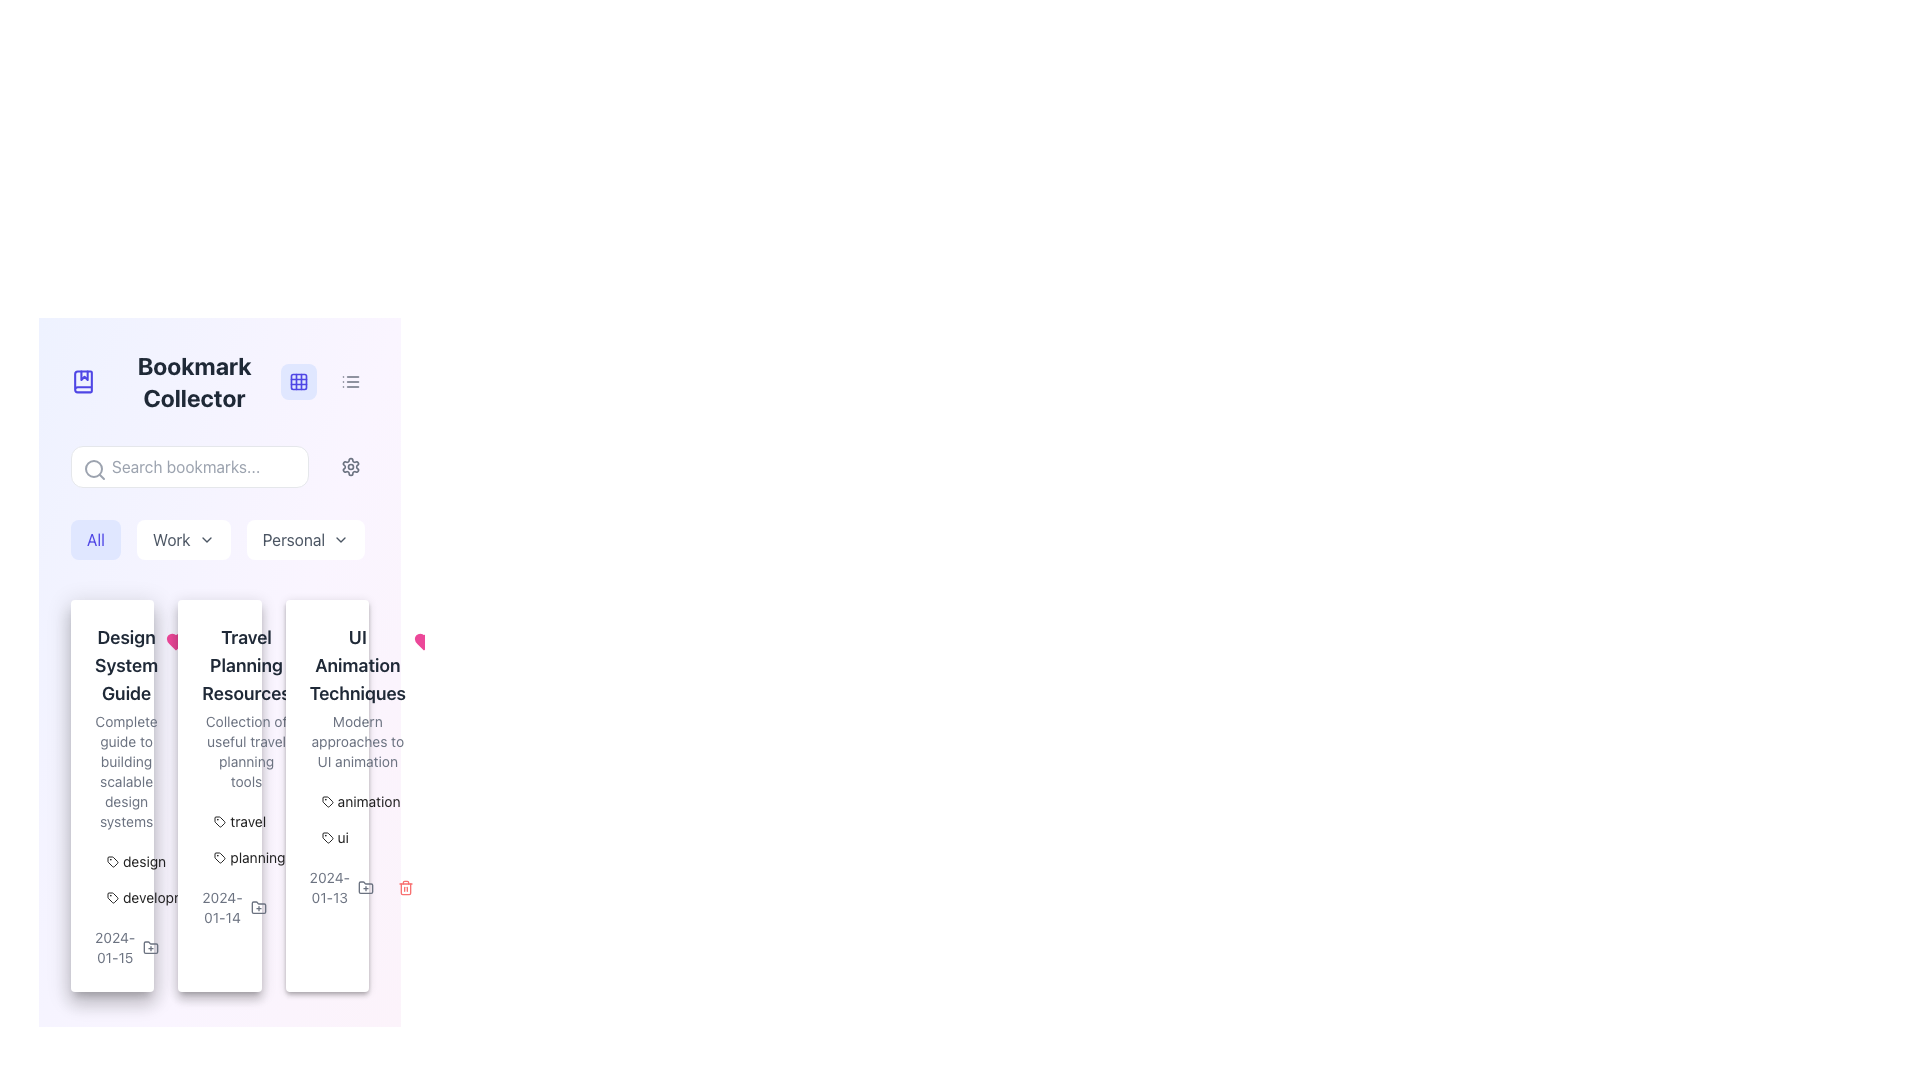  I want to click on the 'Add Folder' button located below the '2024-01-13' date text in the card titled 'UI Animation Techniques', so click(365, 886).